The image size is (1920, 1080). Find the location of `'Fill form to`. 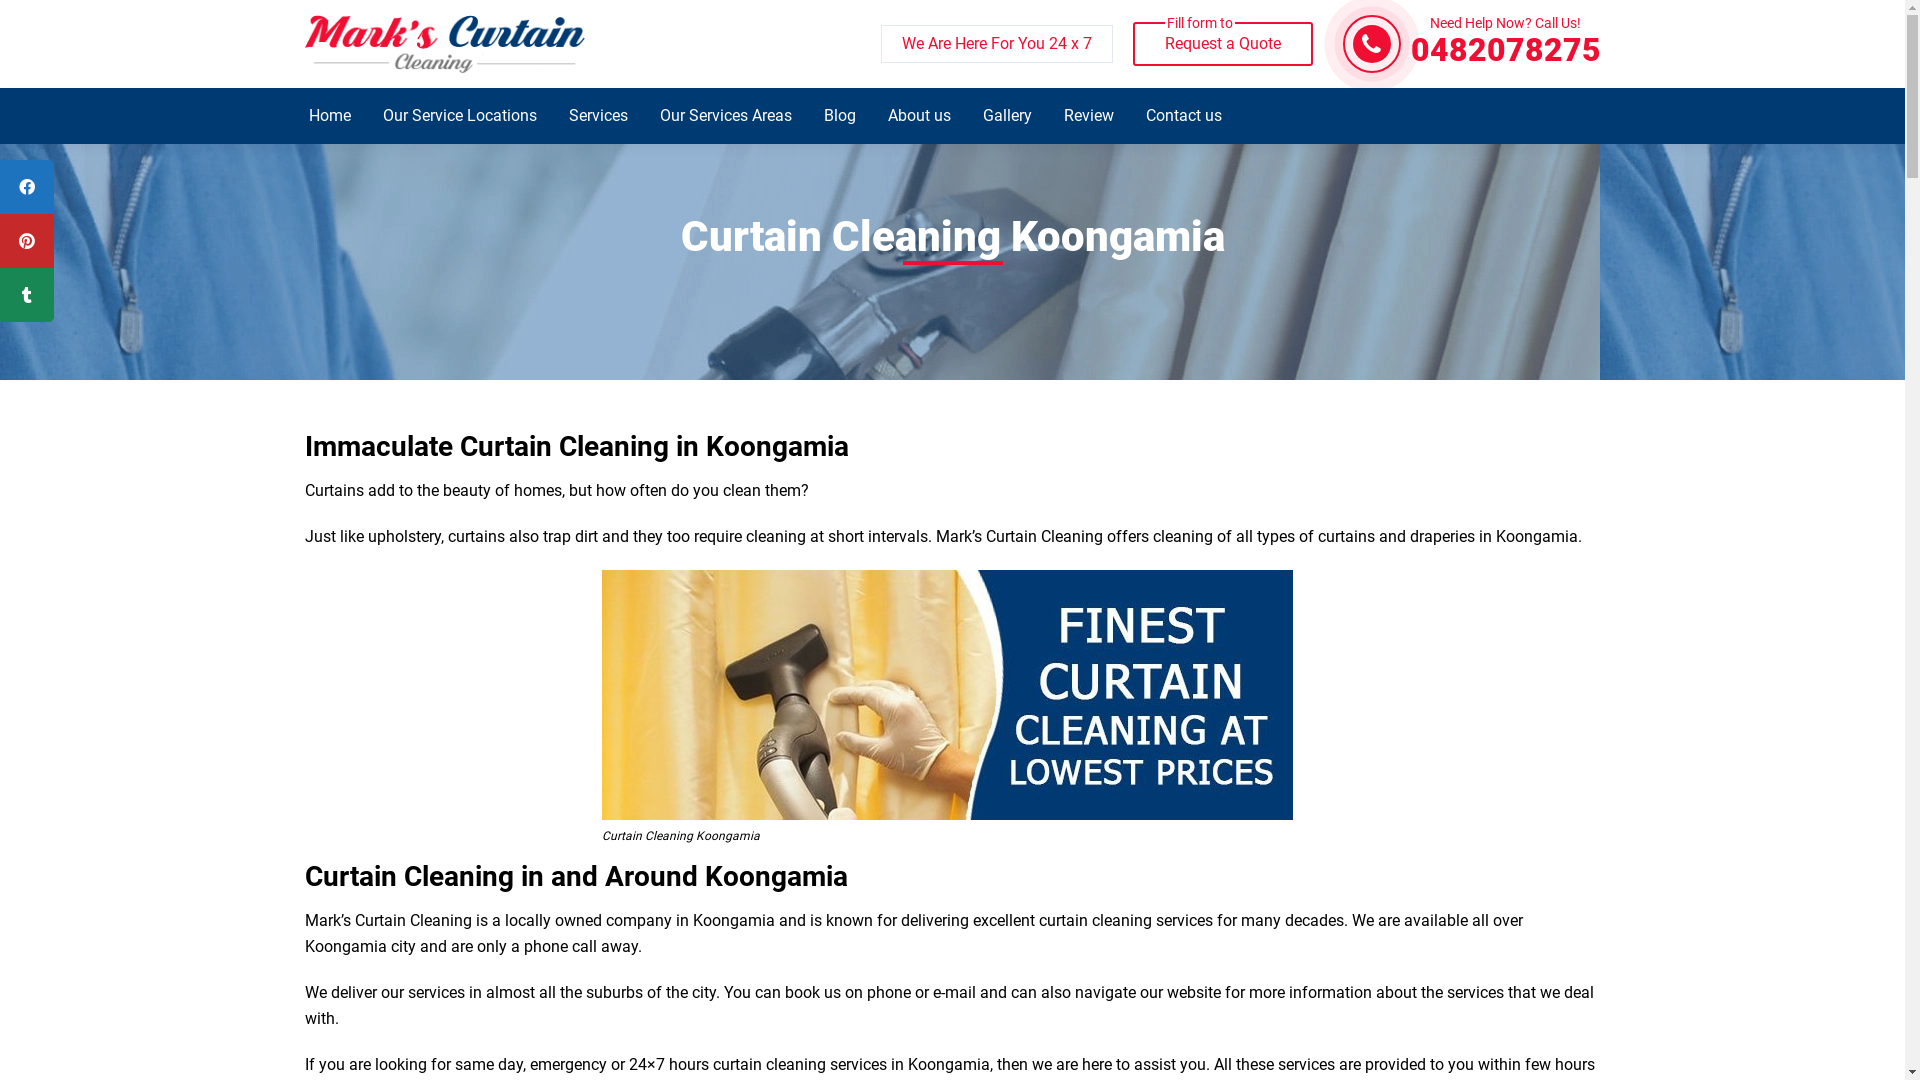

'Fill form to is located at coordinates (1221, 43).